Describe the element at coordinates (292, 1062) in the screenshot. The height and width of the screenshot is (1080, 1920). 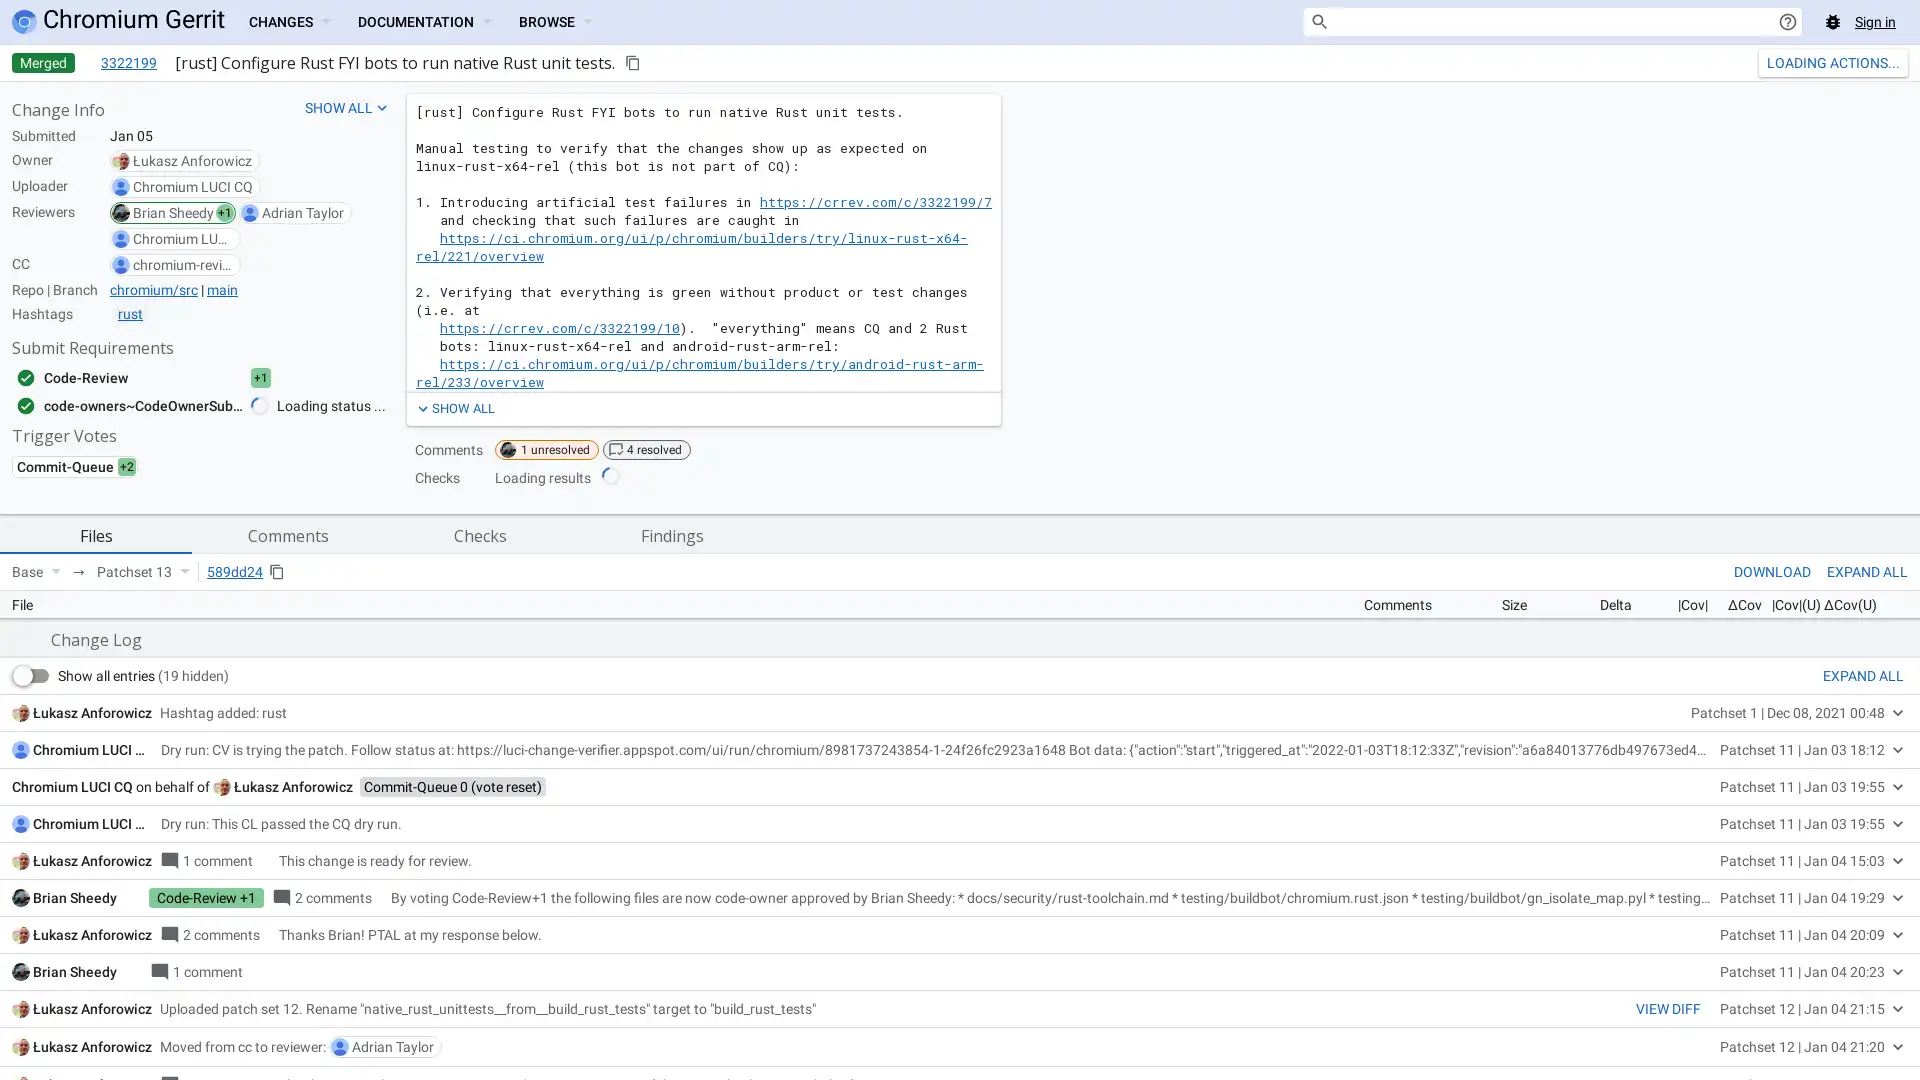
I see `ukasz Anforowicz` at that location.